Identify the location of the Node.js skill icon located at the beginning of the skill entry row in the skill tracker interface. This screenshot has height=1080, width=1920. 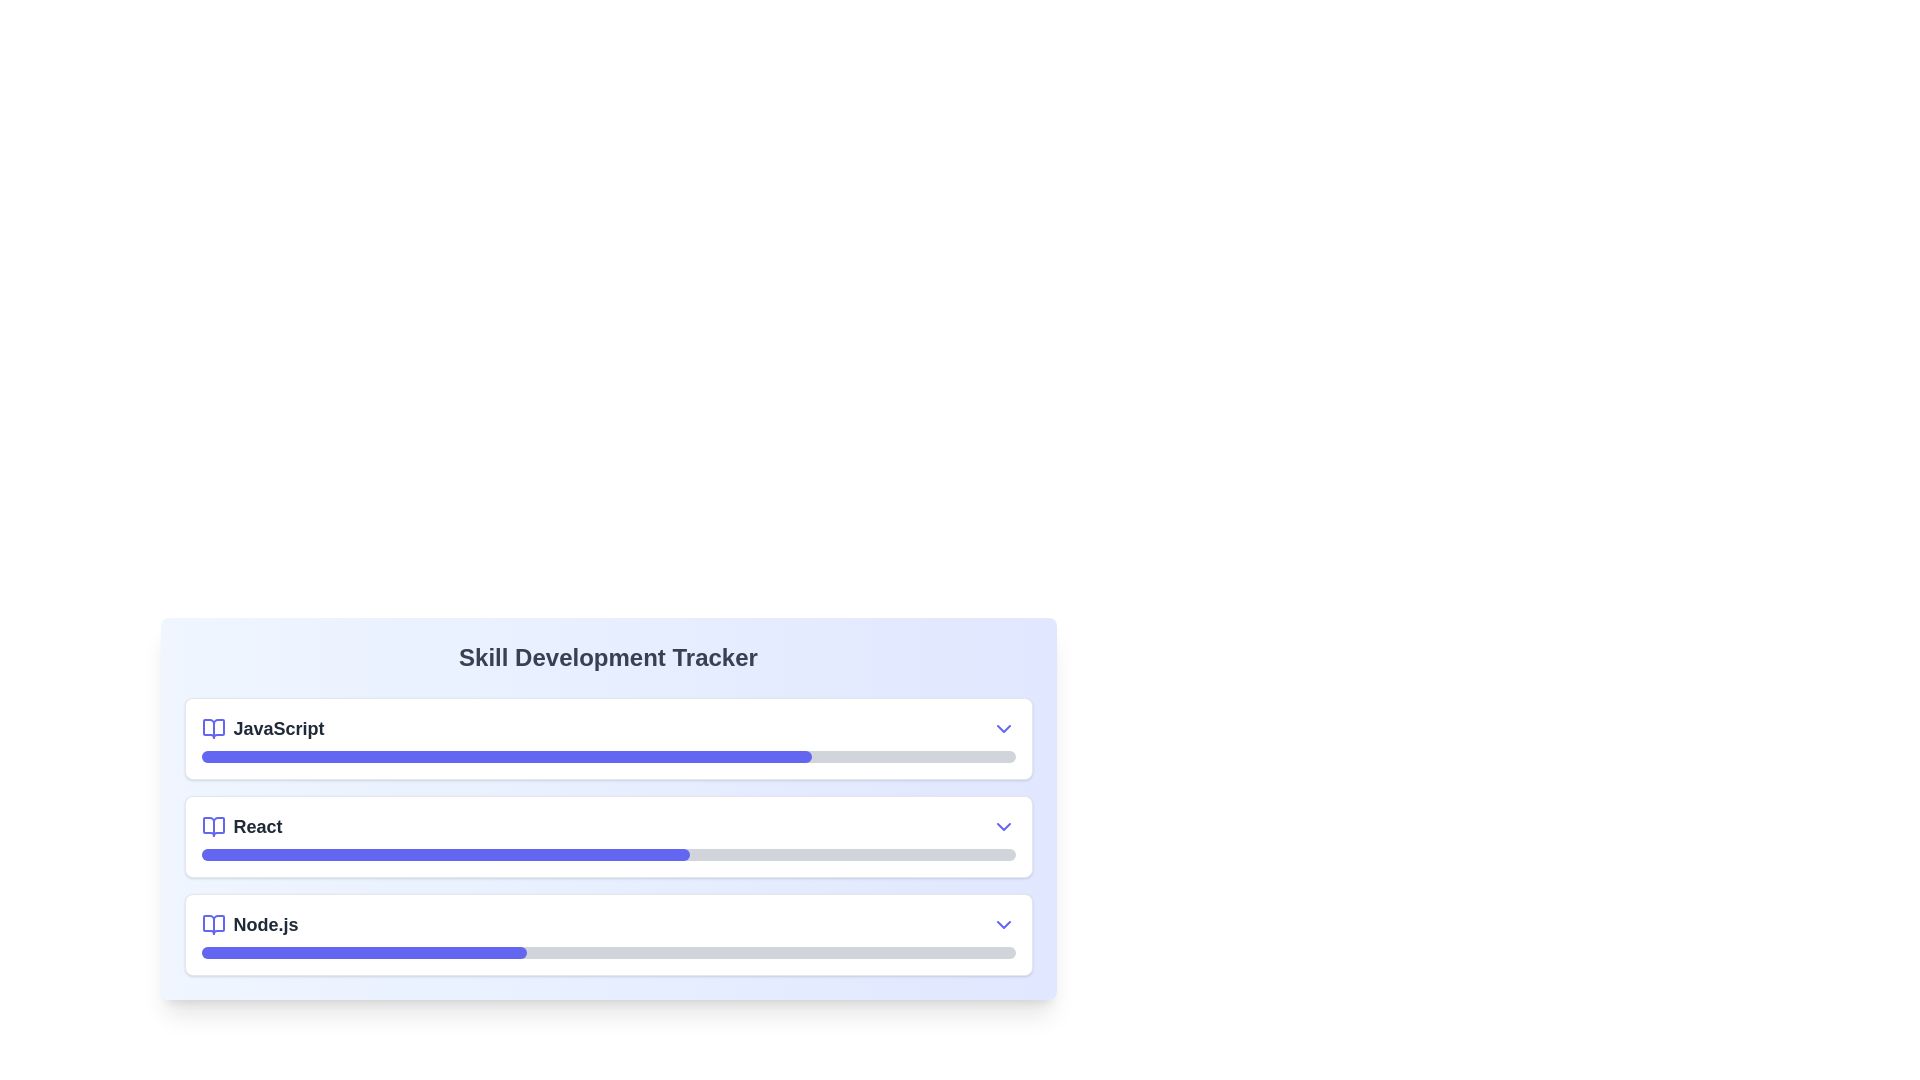
(213, 925).